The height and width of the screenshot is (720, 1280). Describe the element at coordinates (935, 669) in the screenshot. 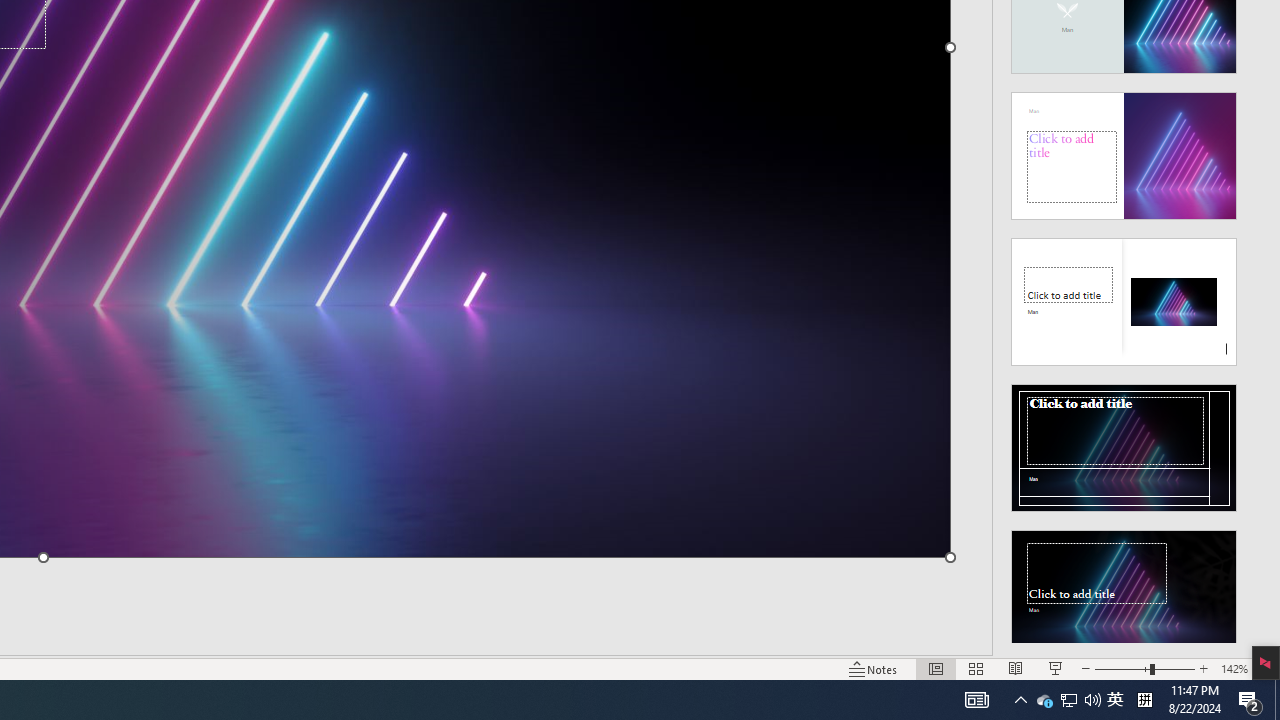

I see `'Slide Sorter'` at that location.